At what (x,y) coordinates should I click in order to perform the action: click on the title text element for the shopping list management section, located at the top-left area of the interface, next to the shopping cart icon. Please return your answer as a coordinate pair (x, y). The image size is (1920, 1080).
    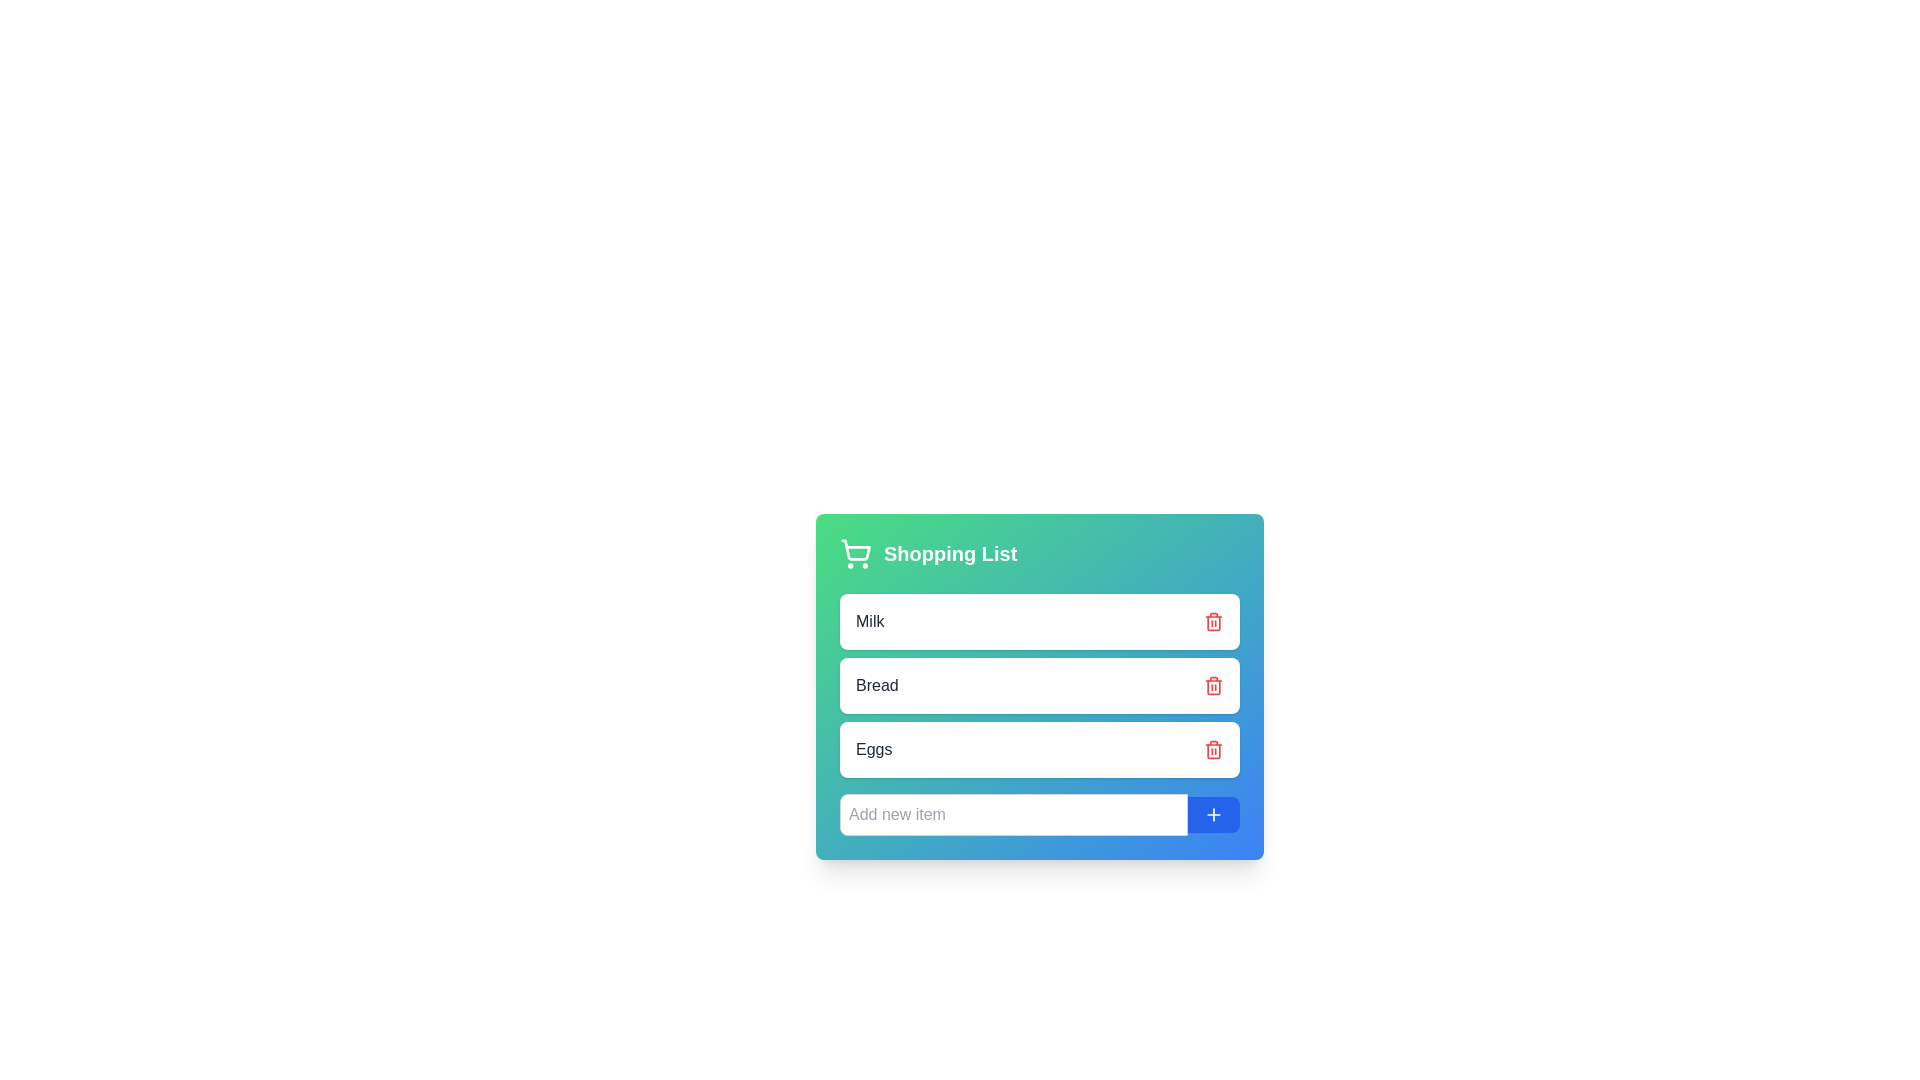
    Looking at the image, I should click on (949, 554).